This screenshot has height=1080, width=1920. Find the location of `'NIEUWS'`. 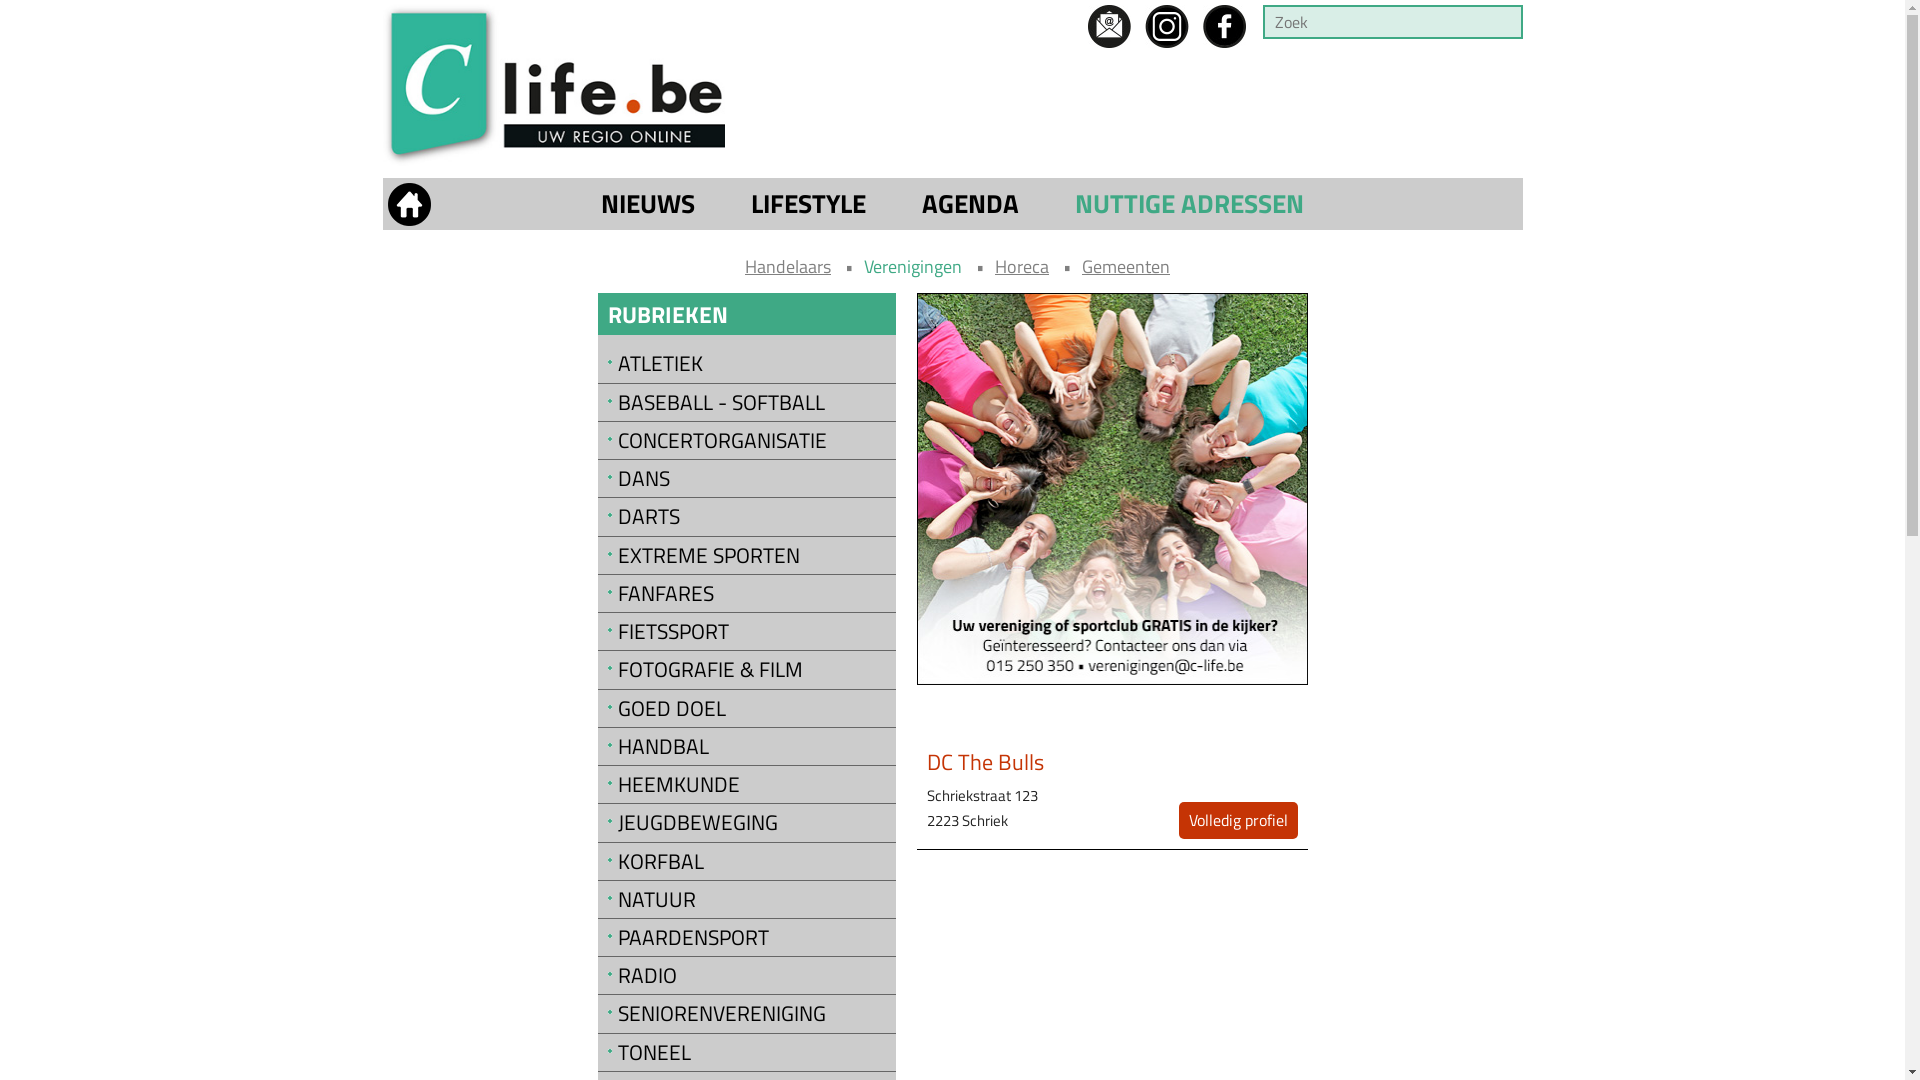

'NIEUWS' is located at coordinates (594, 204).